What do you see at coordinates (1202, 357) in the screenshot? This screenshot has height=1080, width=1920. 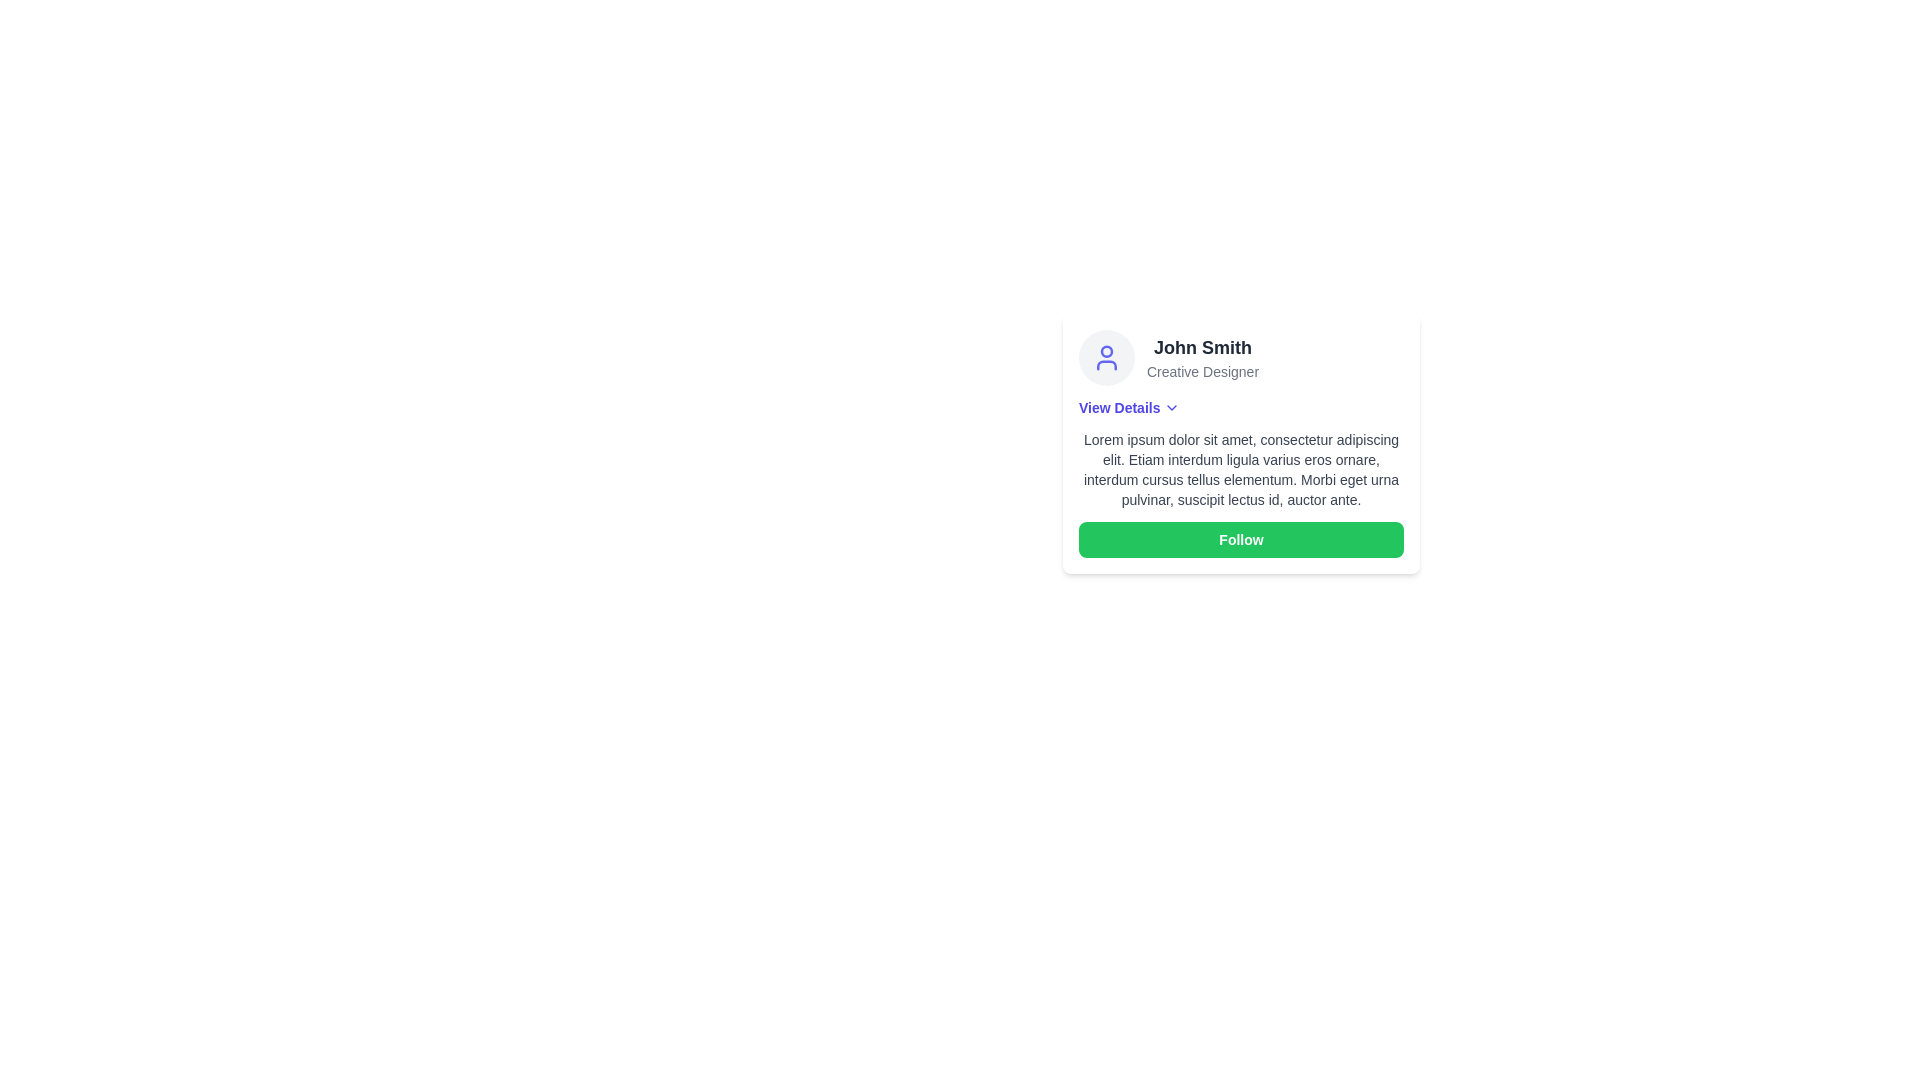 I see `the Text block displaying 'John Smith' and 'Creative Designer' in the profile card, located to the right of the circular avatar icon and above the 'View Details' link` at bounding box center [1202, 357].